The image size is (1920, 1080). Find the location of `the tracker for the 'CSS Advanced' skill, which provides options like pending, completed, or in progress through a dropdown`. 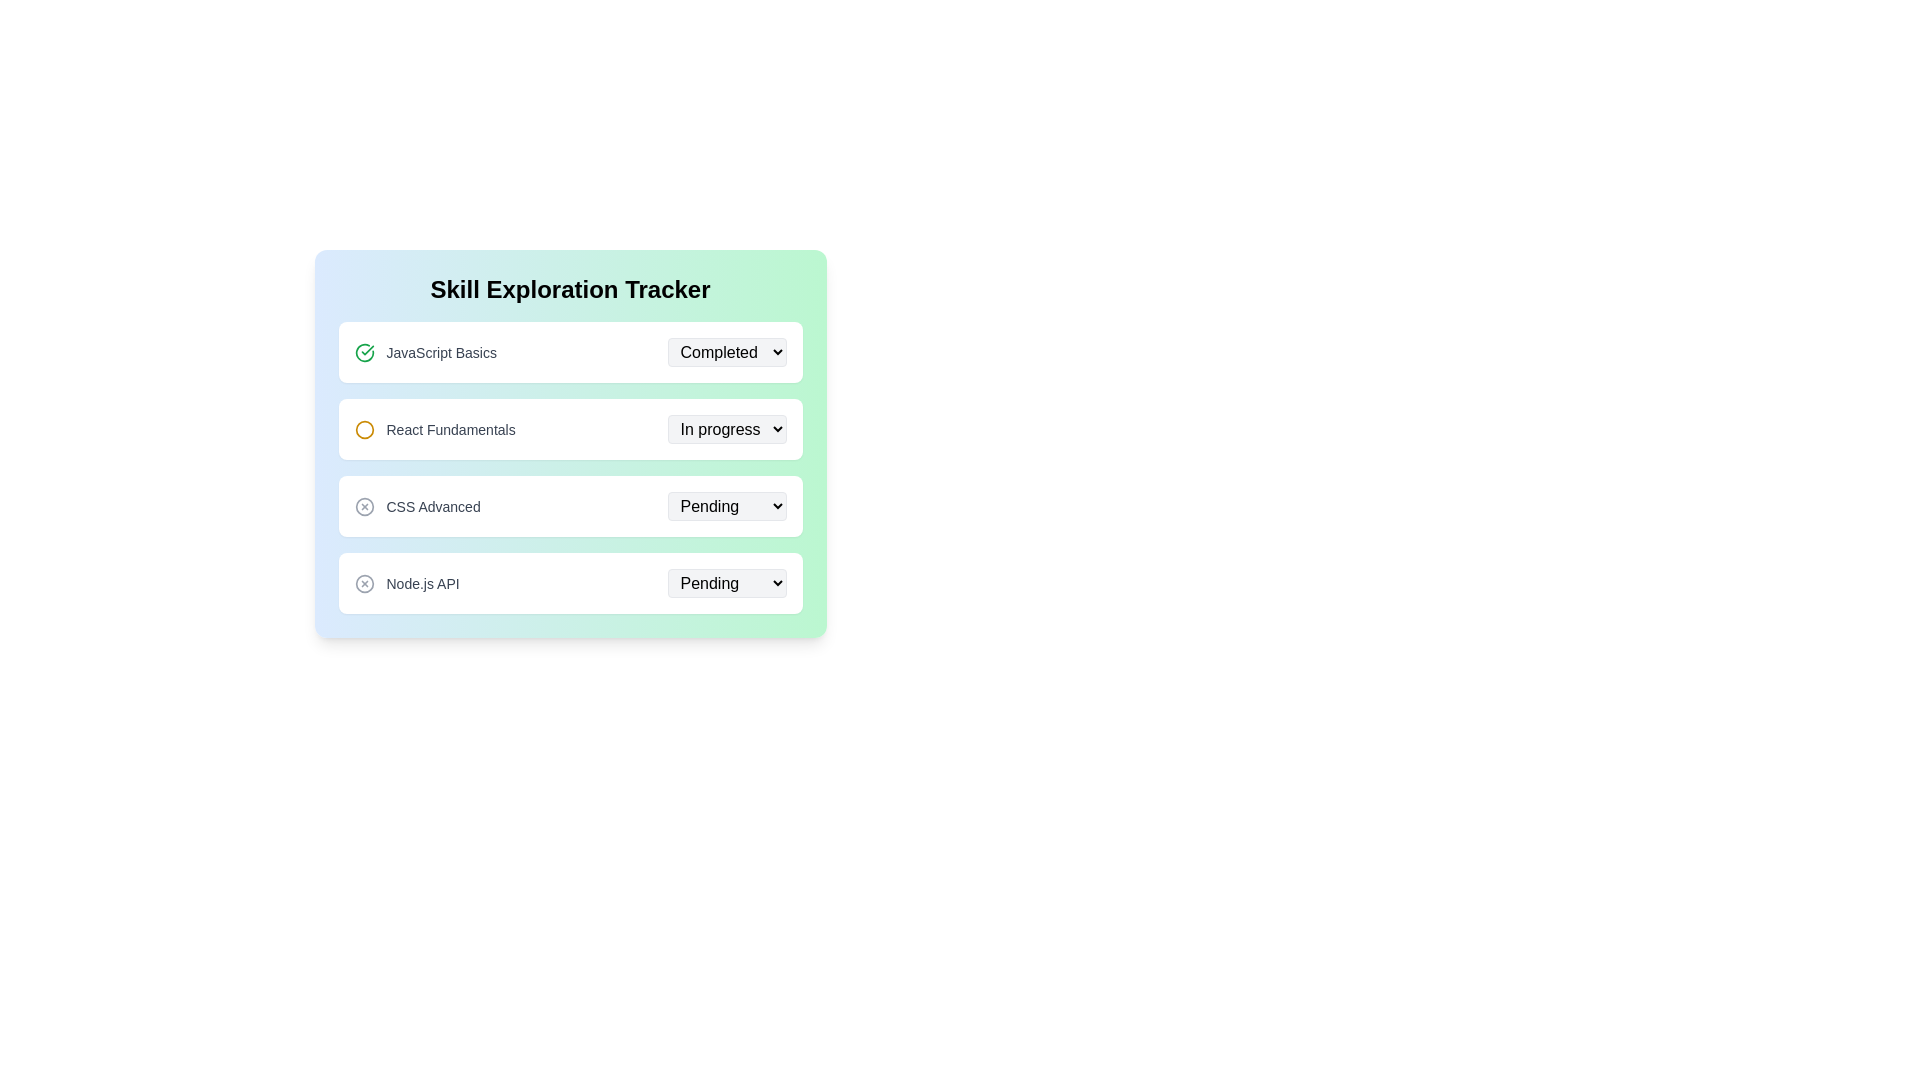

the tracker for the 'CSS Advanced' skill, which provides options like pending, completed, or in progress through a dropdown is located at coordinates (569, 505).